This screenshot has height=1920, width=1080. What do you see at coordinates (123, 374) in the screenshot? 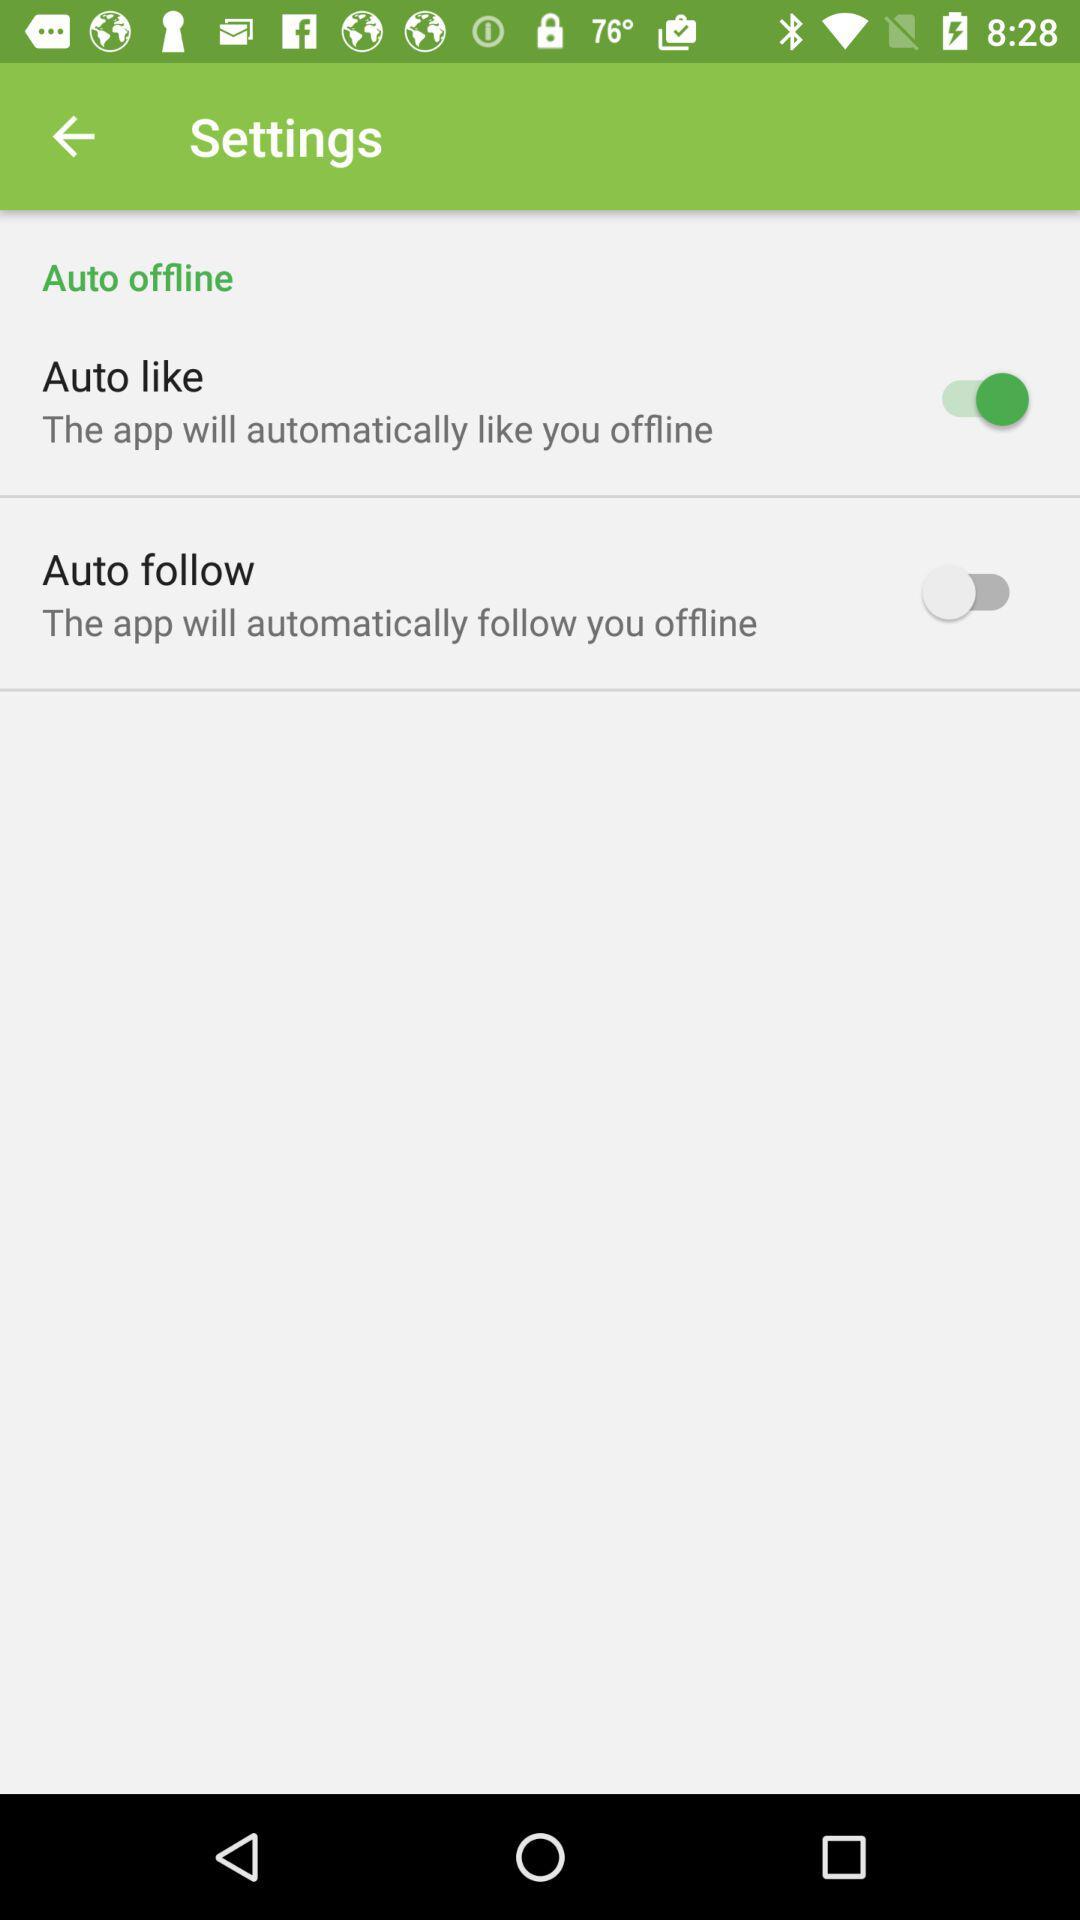
I see `the item above the the app will` at bounding box center [123, 374].